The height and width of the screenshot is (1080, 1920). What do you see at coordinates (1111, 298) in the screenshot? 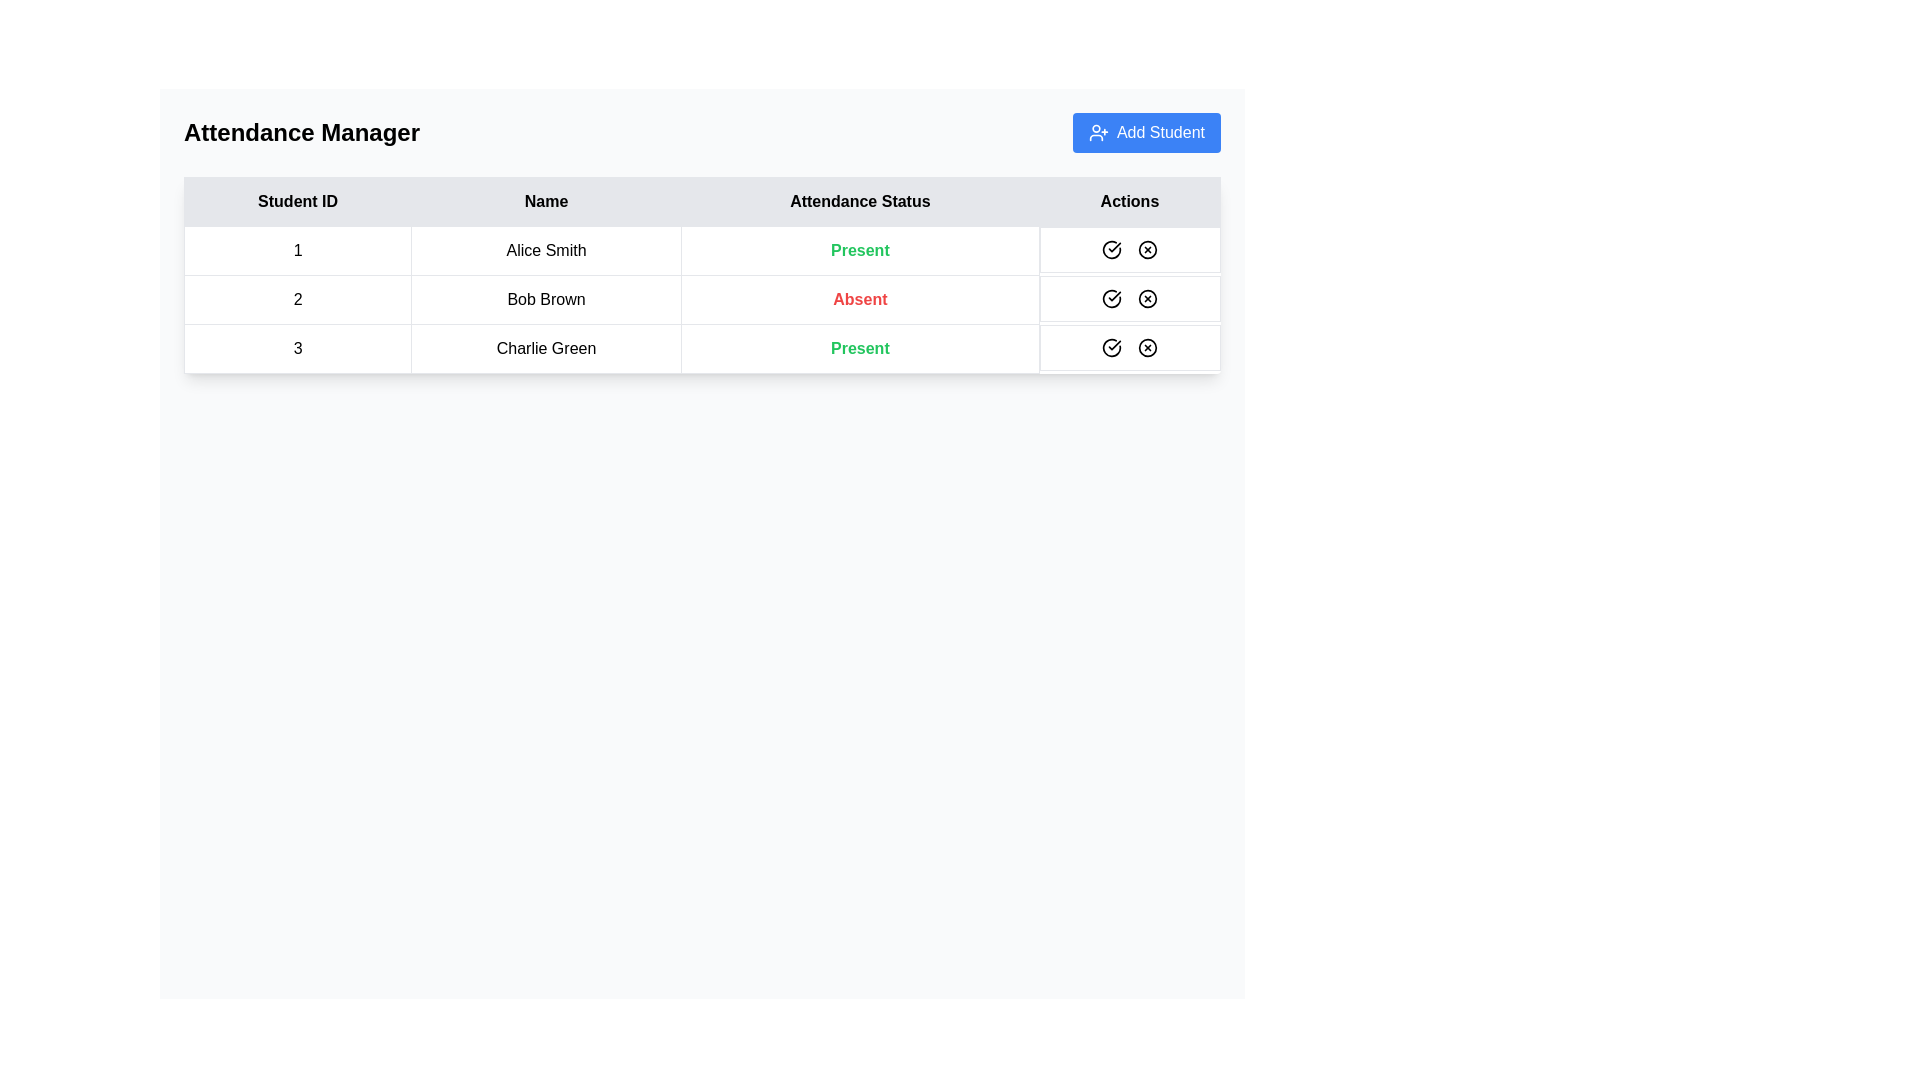
I see `the SVG graphic icon in the 'Actions' column for 'Charlie Green', which signifies confirming or approving attendance` at bounding box center [1111, 298].